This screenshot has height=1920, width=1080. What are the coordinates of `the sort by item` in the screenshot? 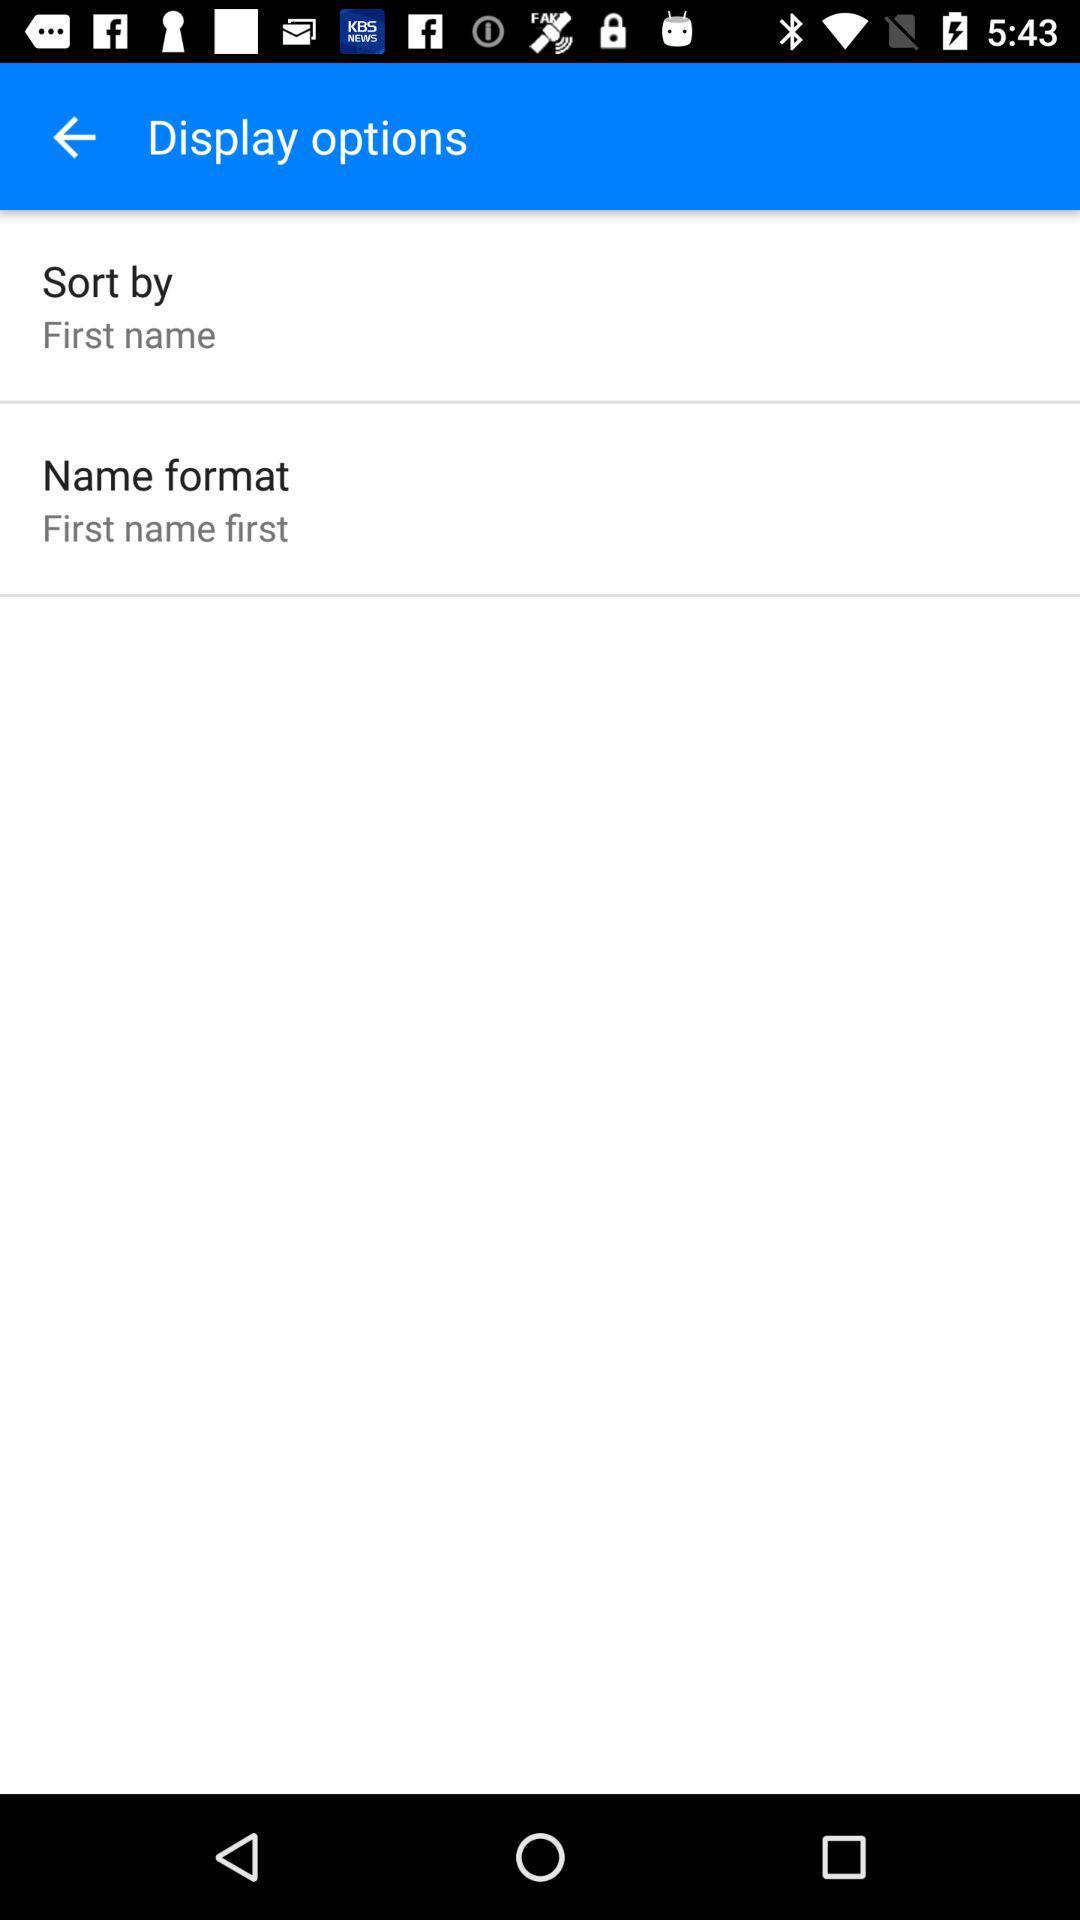 It's located at (107, 279).